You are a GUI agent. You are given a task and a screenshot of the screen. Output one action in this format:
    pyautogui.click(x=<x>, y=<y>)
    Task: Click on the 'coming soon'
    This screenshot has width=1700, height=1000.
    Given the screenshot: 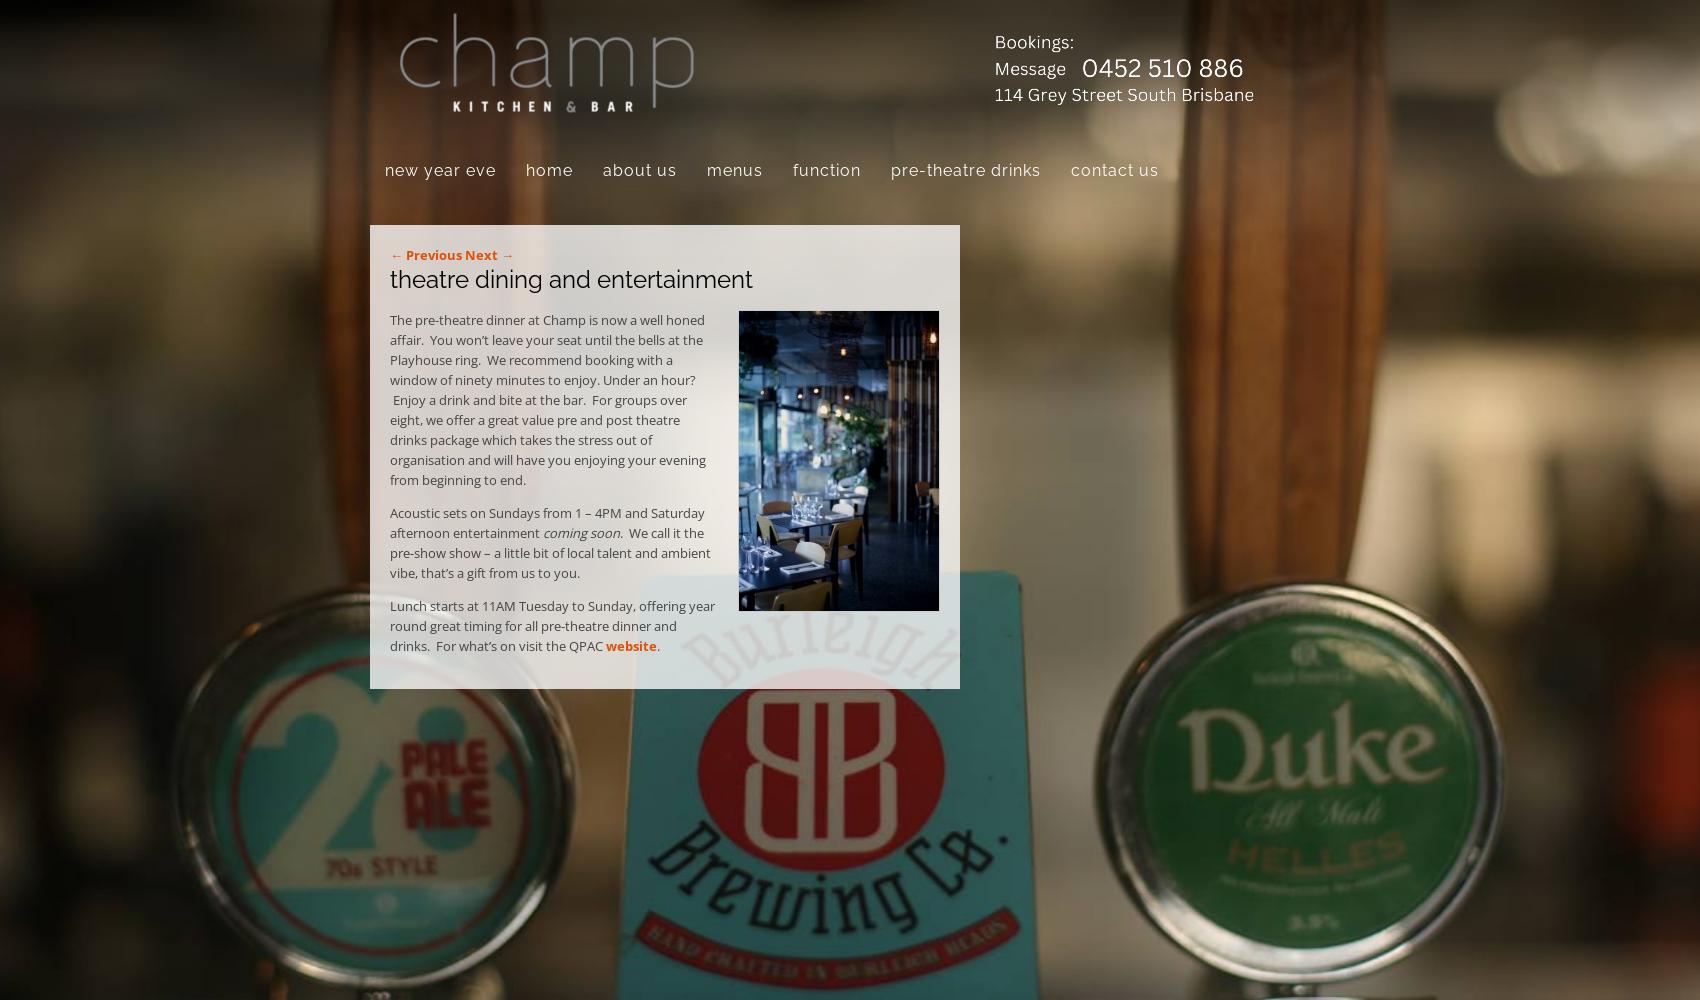 What is the action you would take?
    pyautogui.click(x=580, y=533)
    